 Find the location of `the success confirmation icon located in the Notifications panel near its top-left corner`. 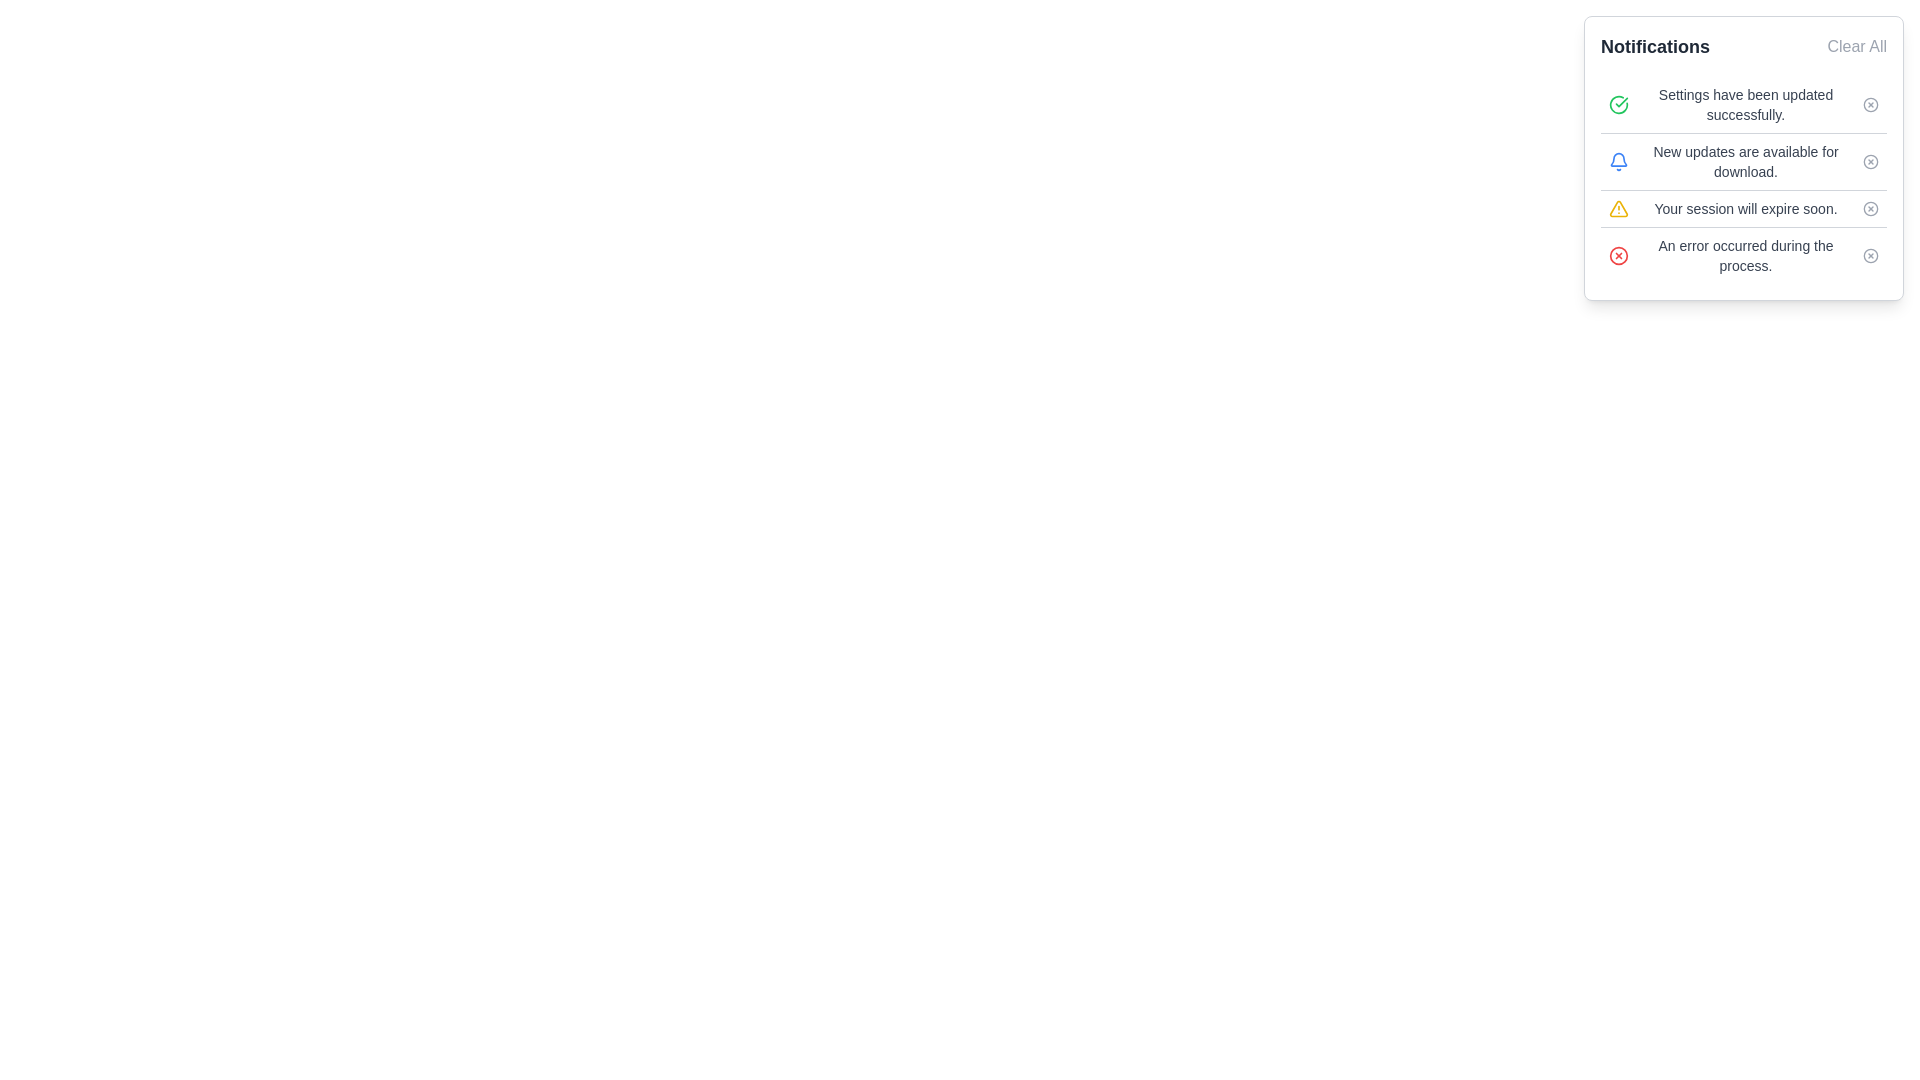

the success confirmation icon located in the Notifications panel near its top-left corner is located at coordinates (1618, 104).